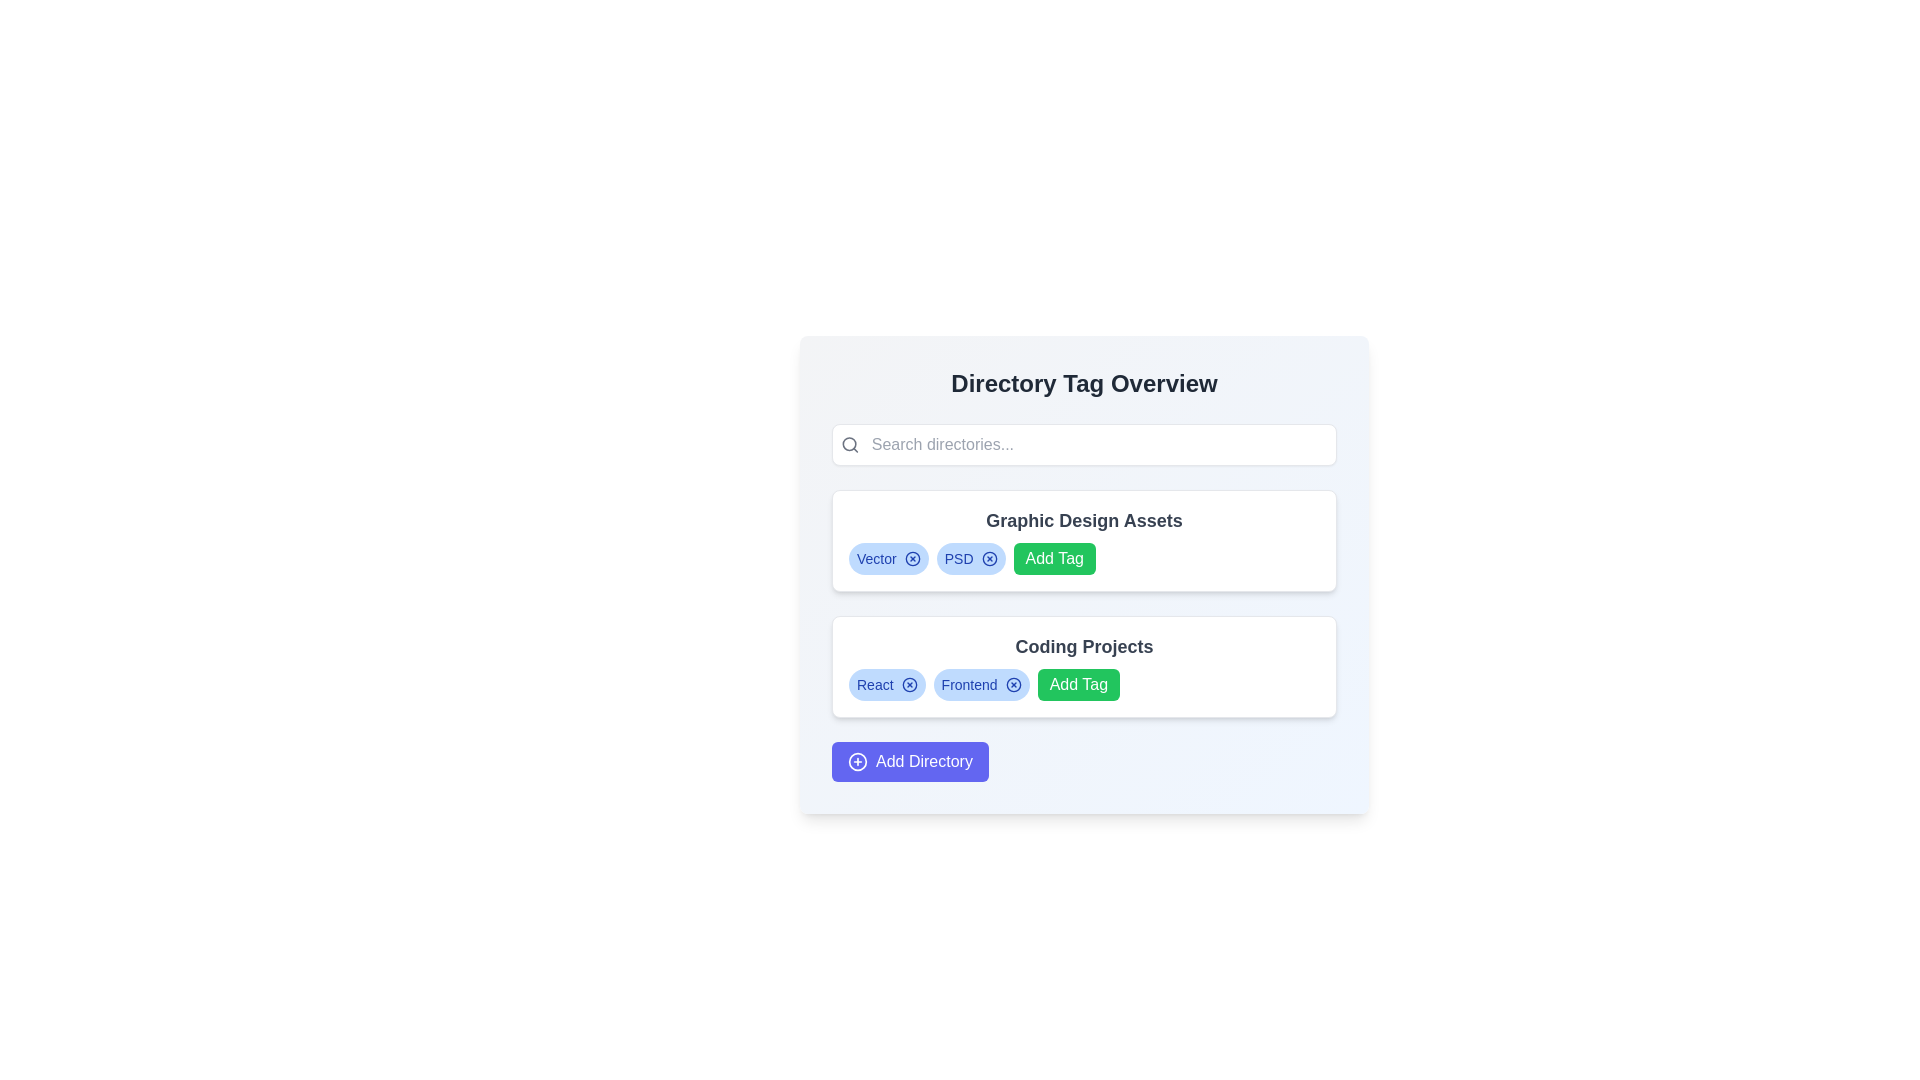  What do you see at coordinates (1013, 684) in the screenshot?
I see `the interactive close button icon, which is a small circle with an 'X' mark, located to the right of the 'Frontend' label in the 'Coding Projects' section` at bounding box center [1013, 684].